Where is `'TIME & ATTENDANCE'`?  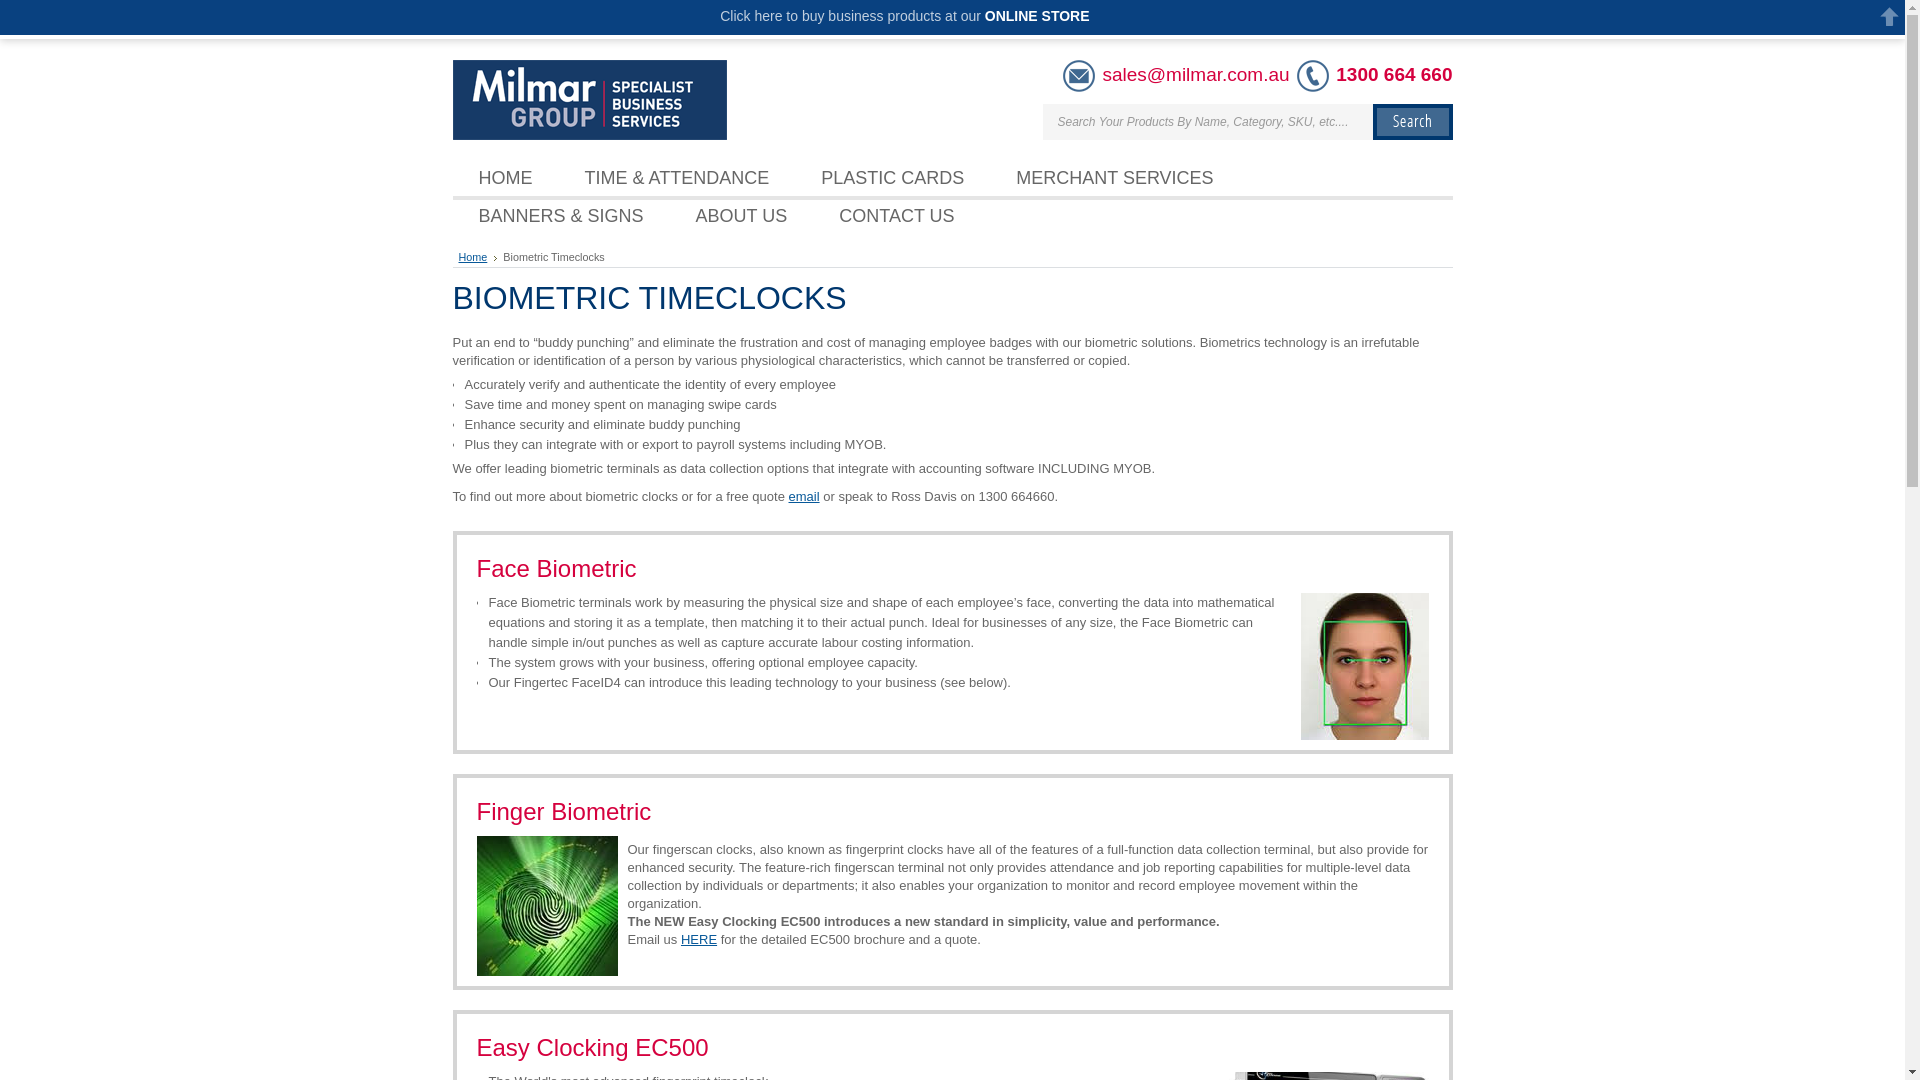 'TIME & ATTENDANCE' is located at coordinates (676, 176).